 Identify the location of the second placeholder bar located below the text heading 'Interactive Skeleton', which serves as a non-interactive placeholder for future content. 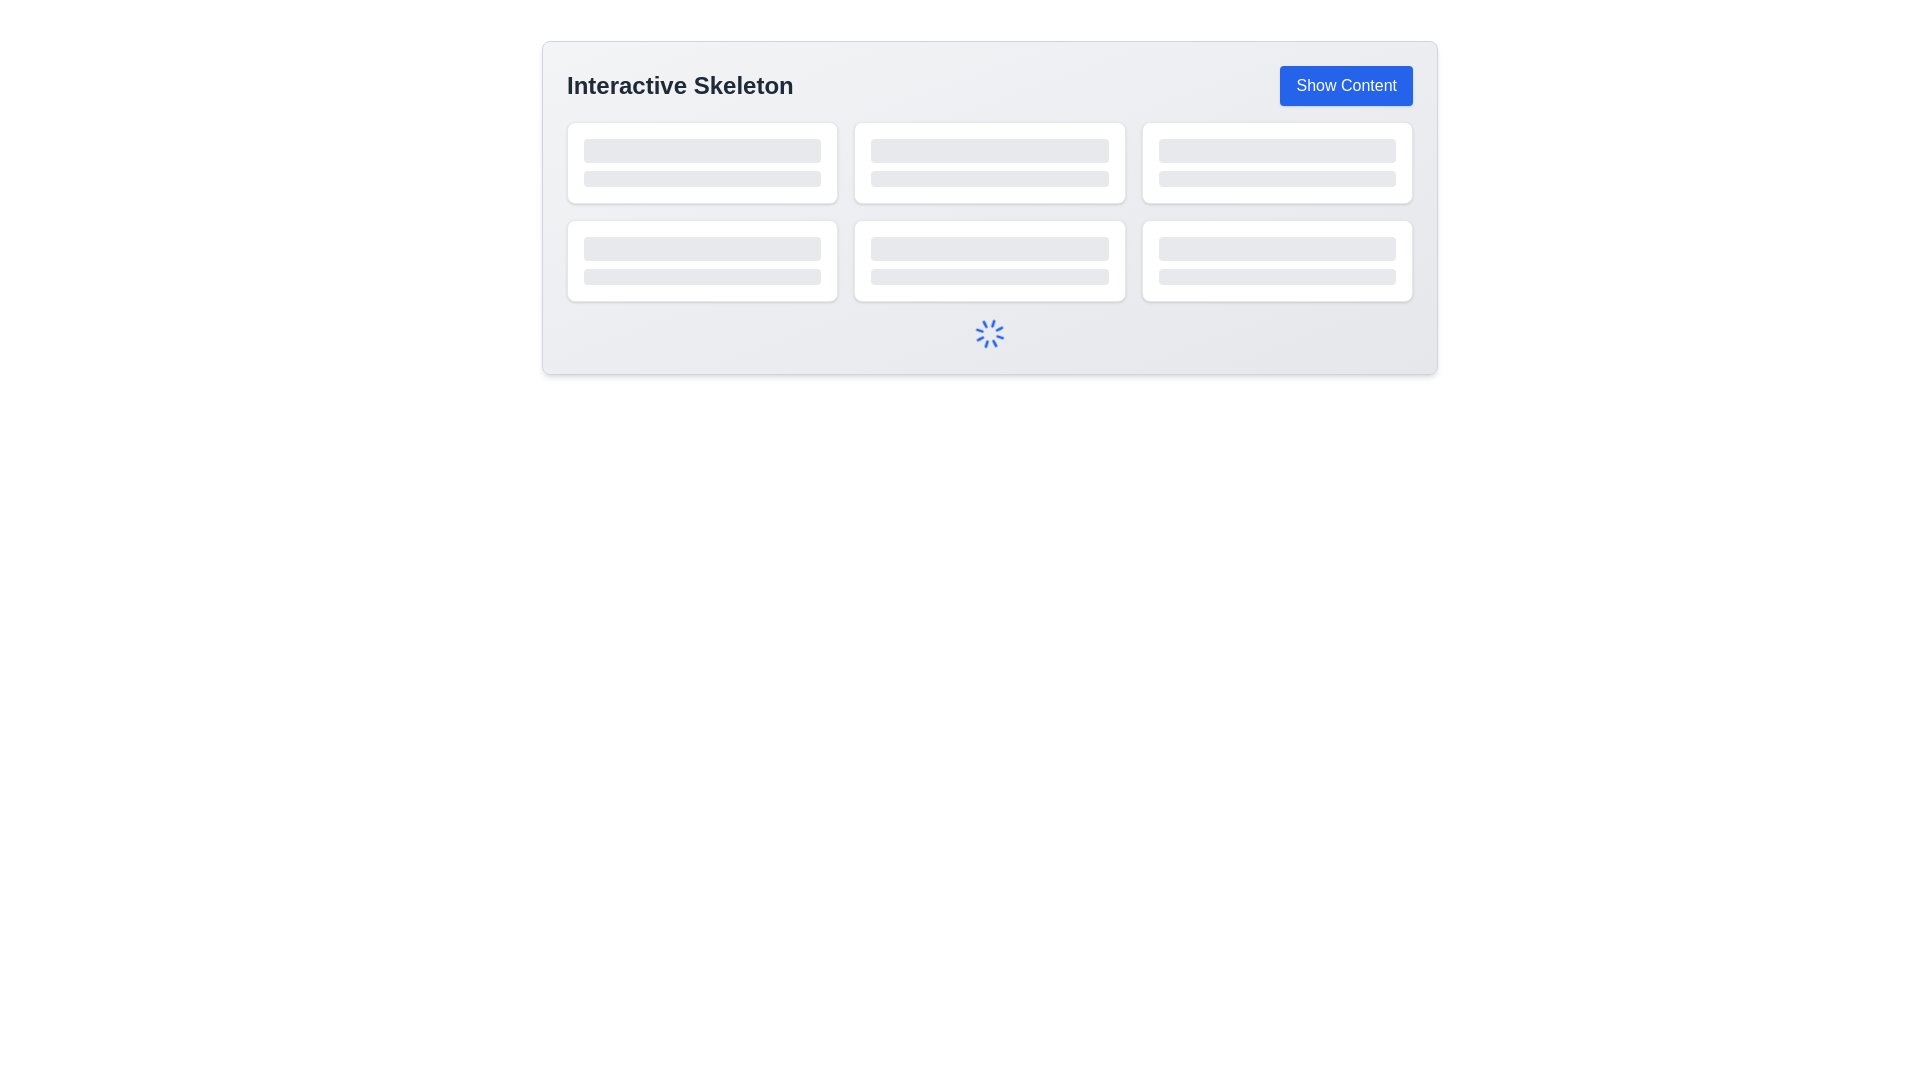
(702, 277).